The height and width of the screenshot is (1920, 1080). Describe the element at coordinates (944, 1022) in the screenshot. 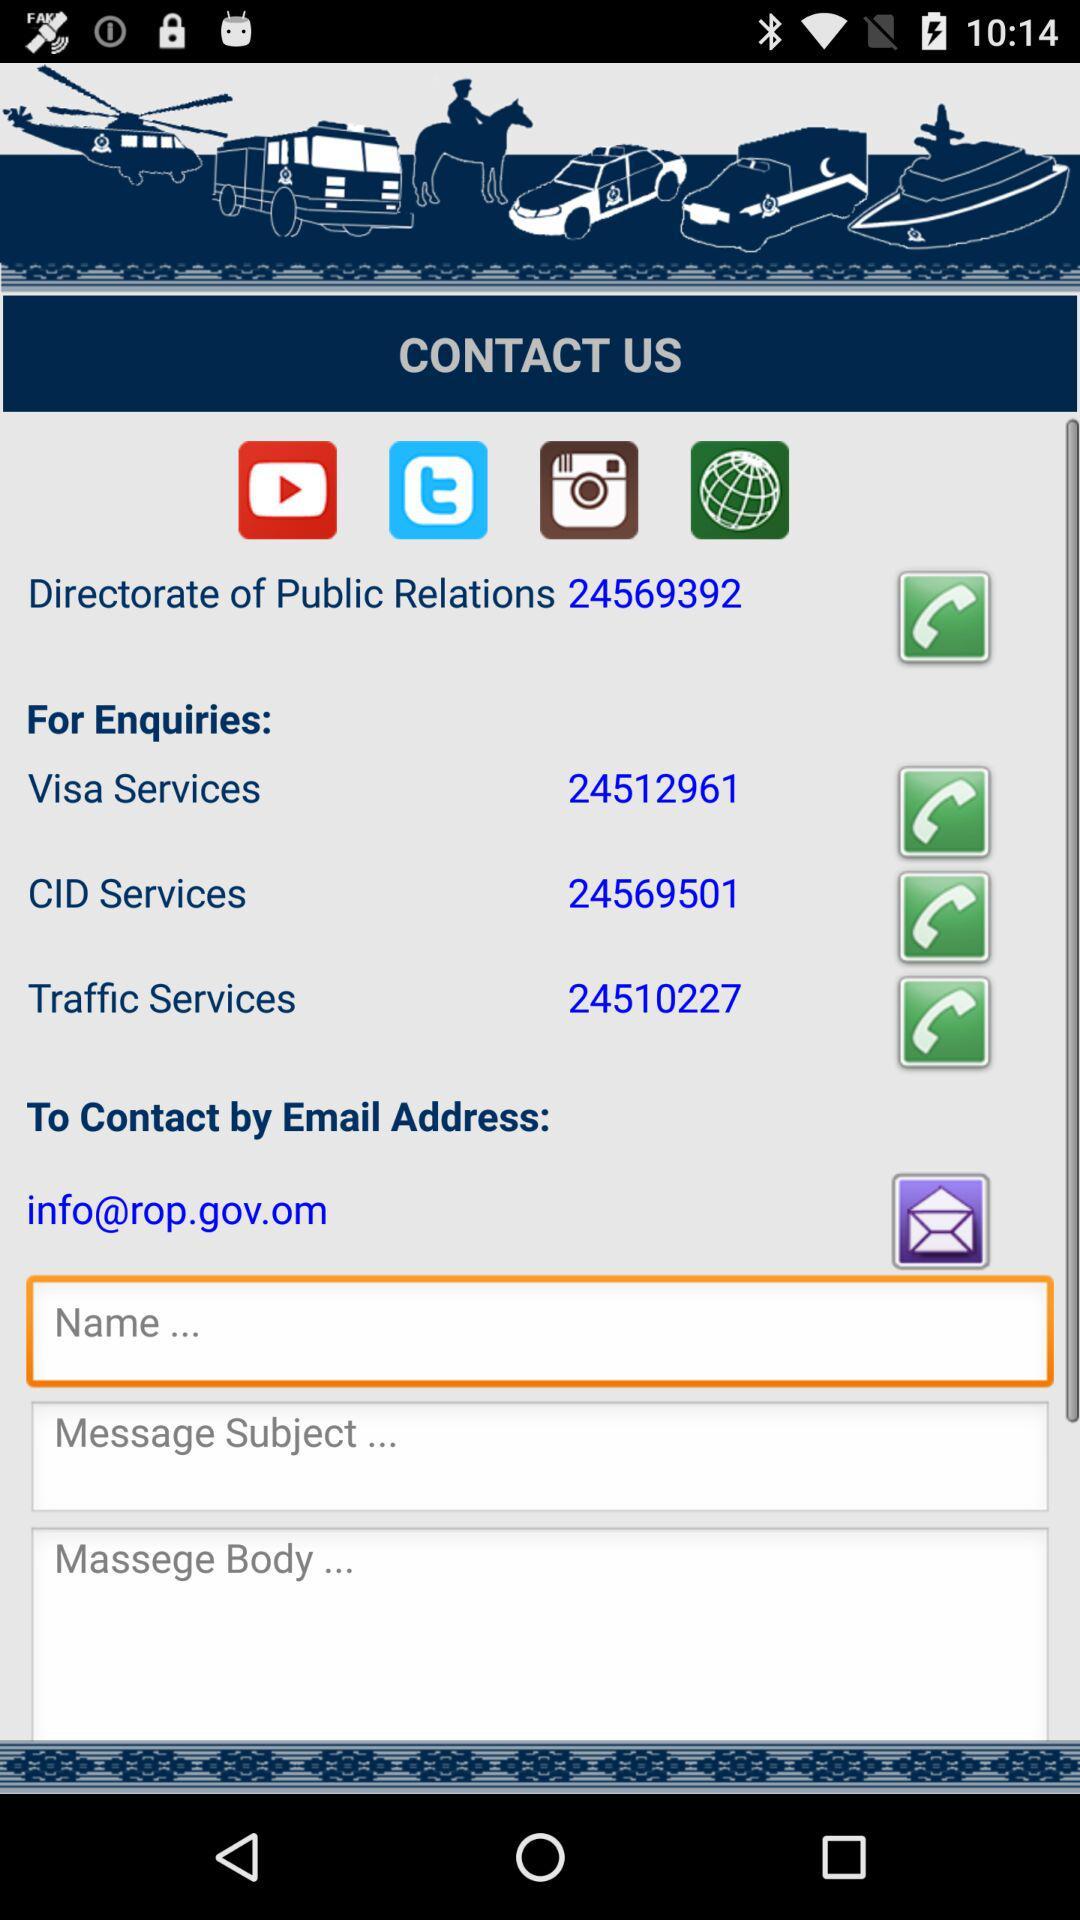

I see `the item to the right of the 24510227` at that location.